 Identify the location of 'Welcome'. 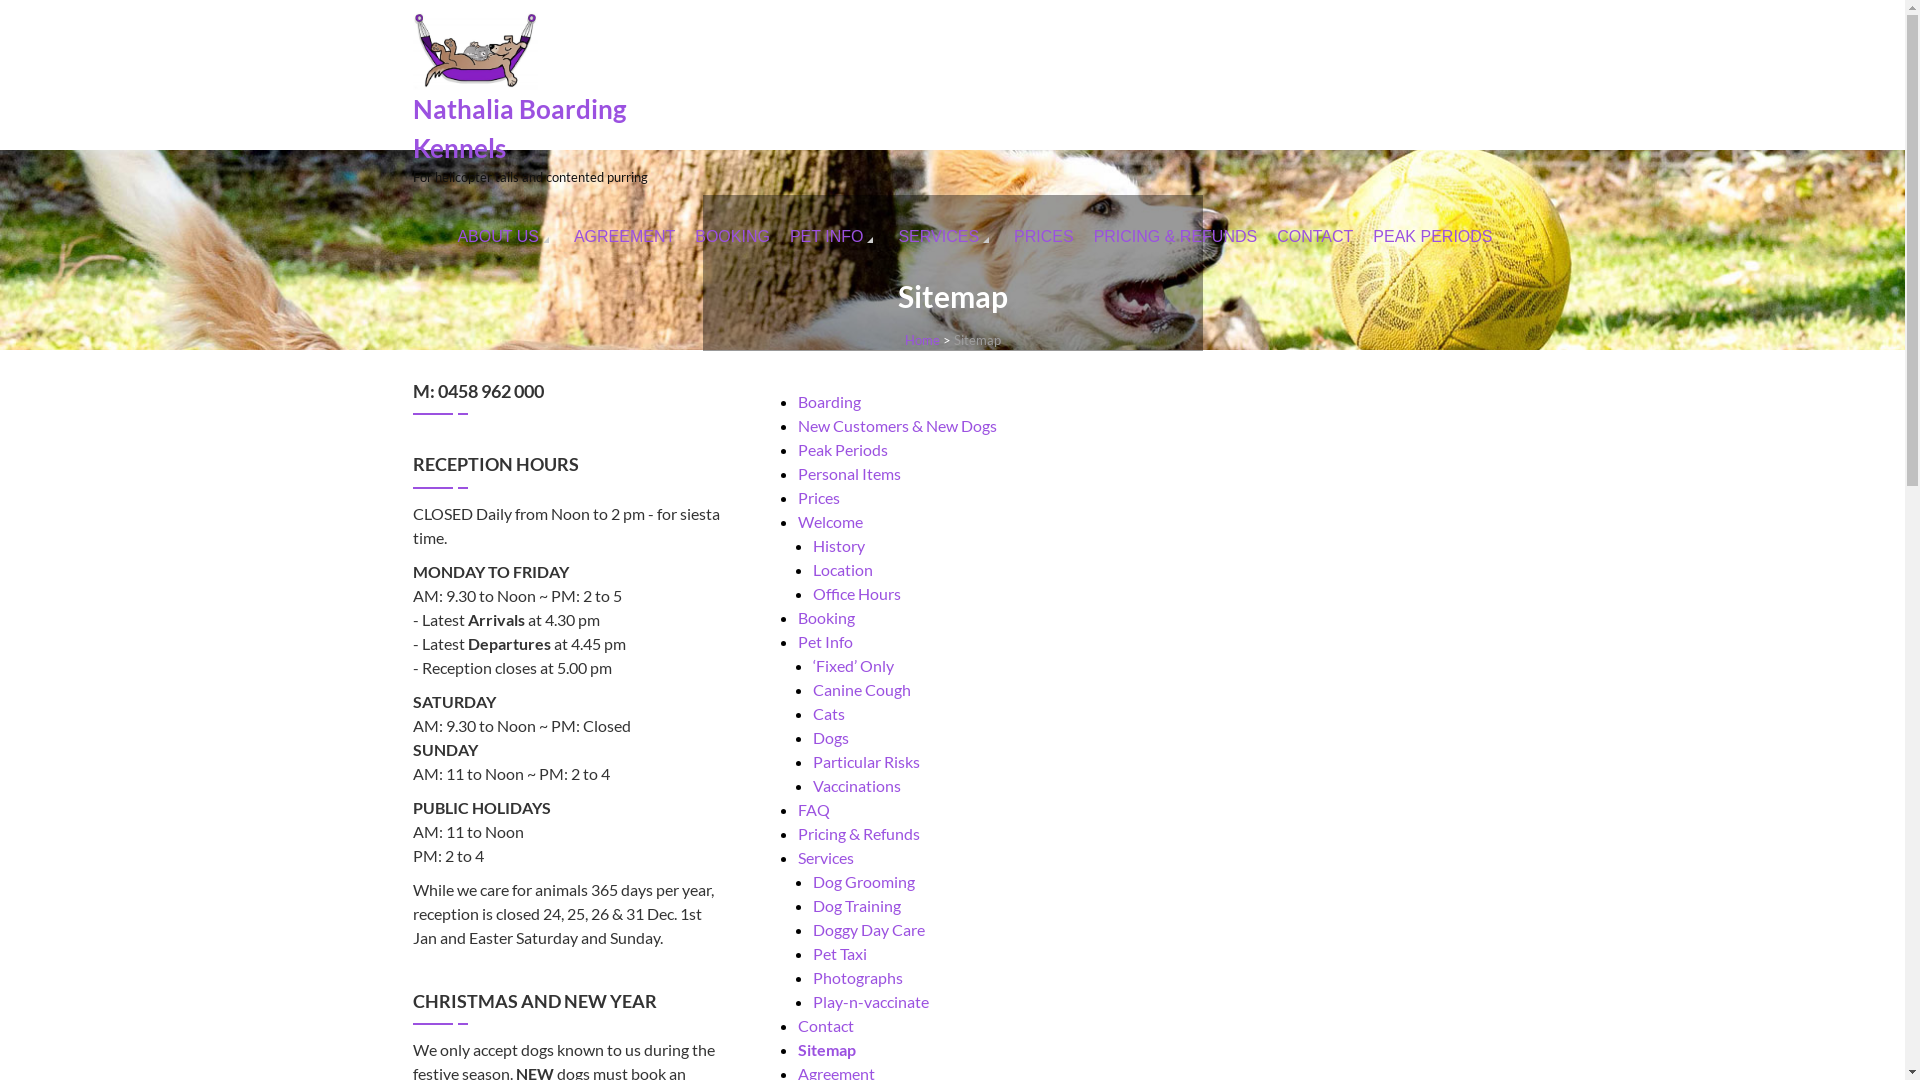
(796, 520).